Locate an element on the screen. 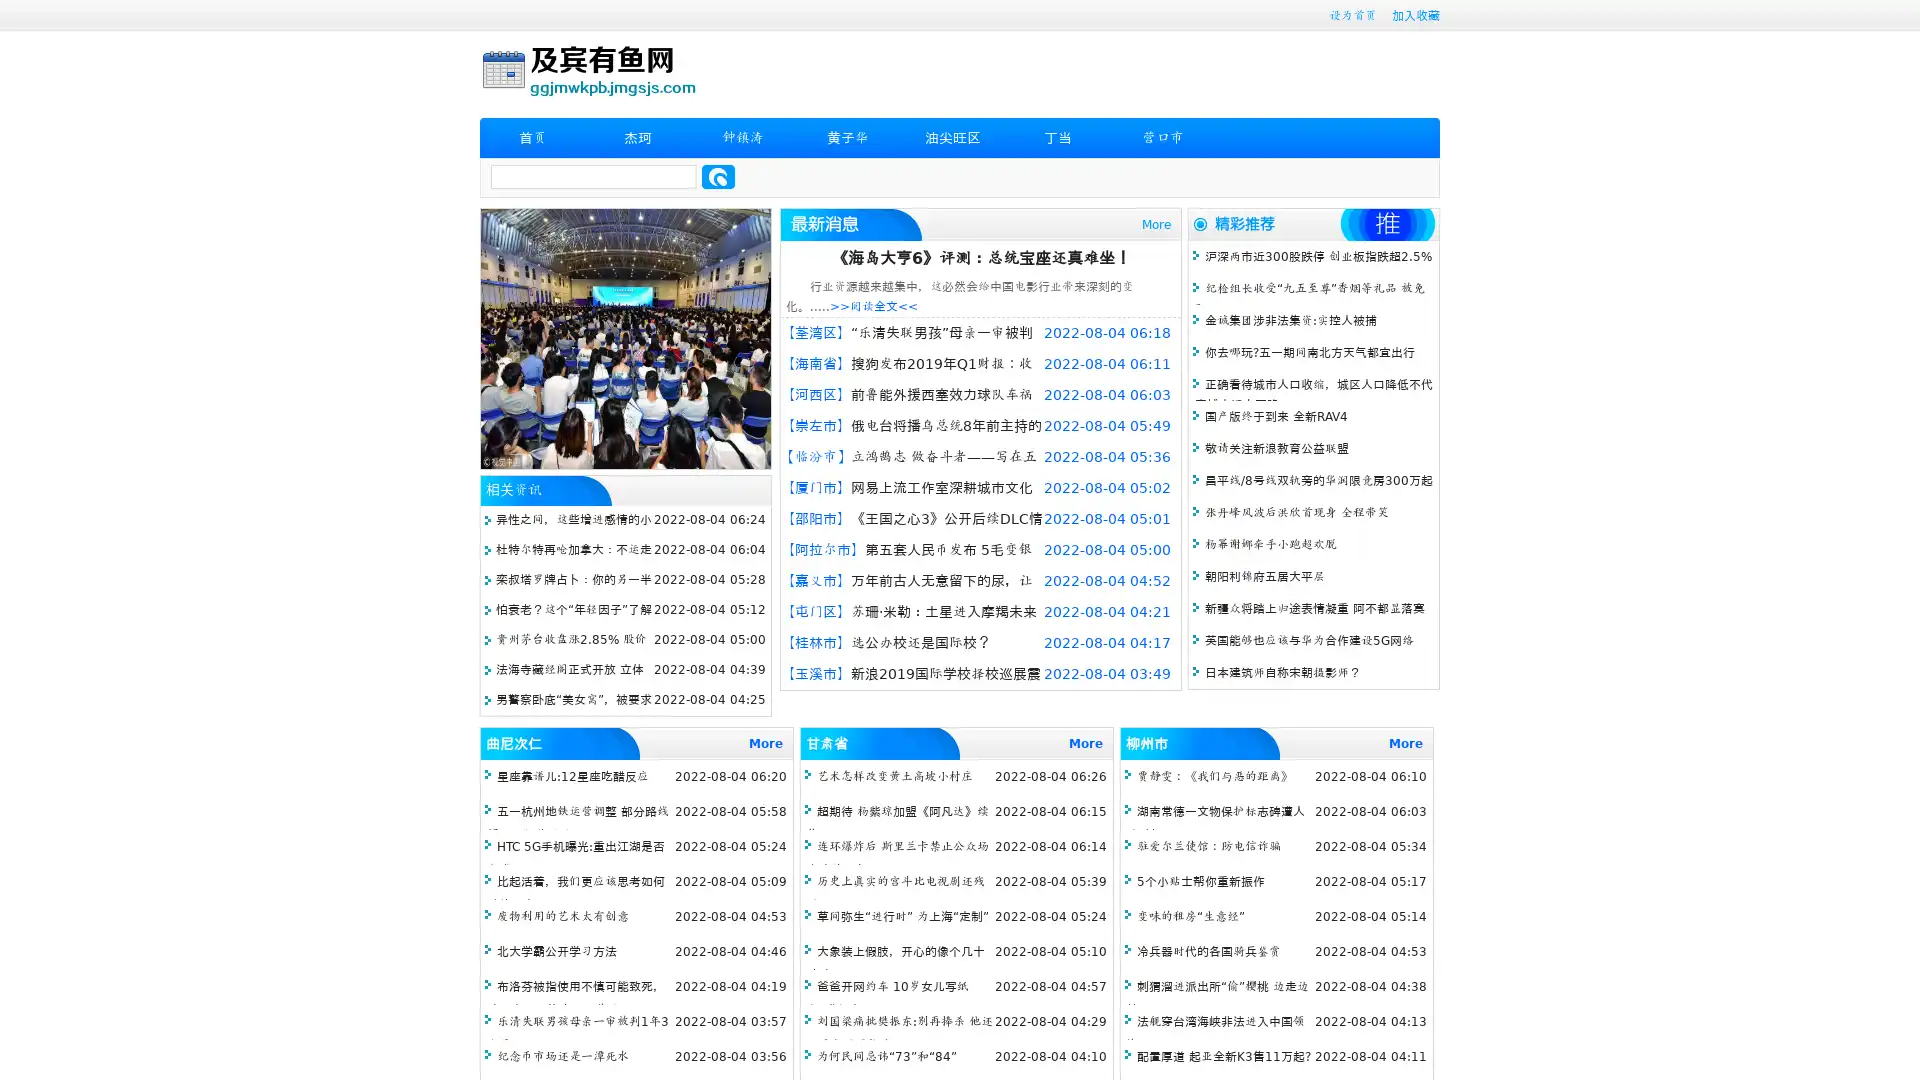 The image size is (1920, 1080). Search is located at coordinates (718, 176).